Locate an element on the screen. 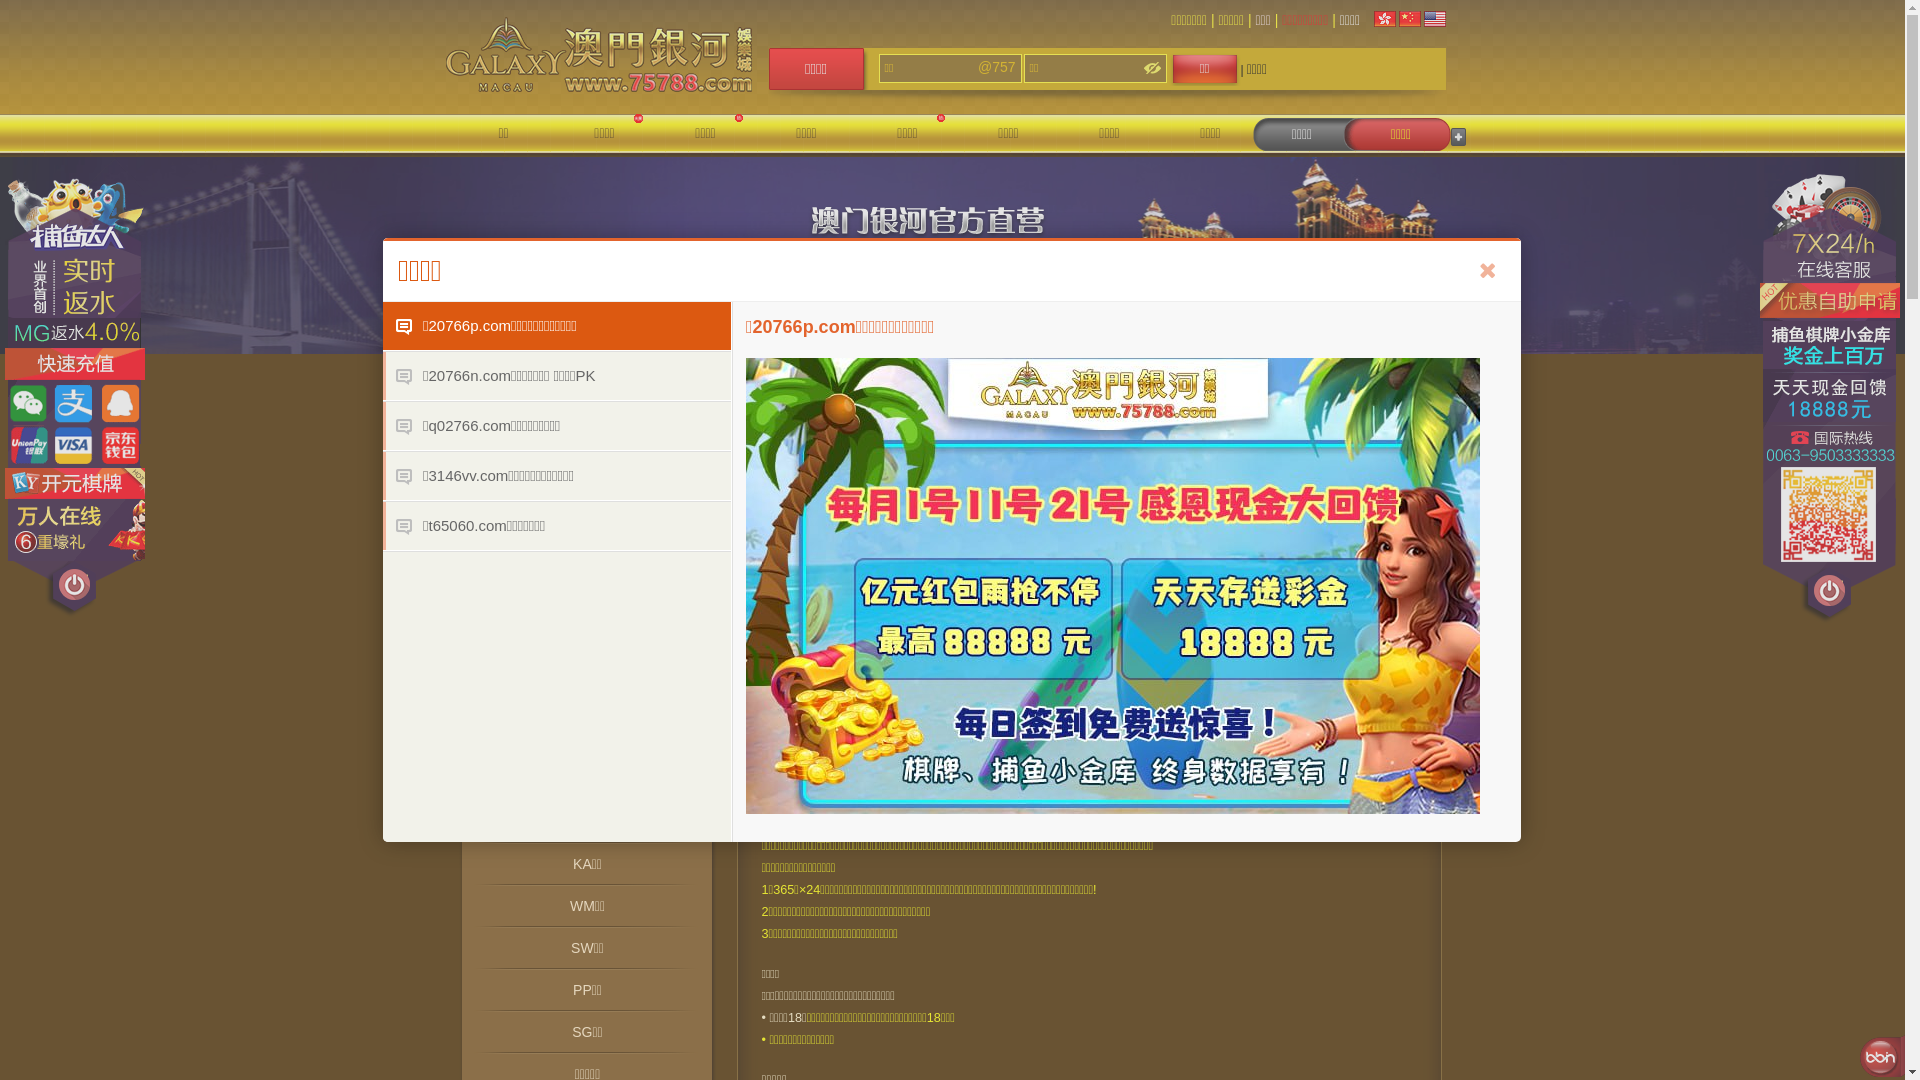 This screenshot has width=1920, height=1080. 'English' is located at coordinates (1423, 19).